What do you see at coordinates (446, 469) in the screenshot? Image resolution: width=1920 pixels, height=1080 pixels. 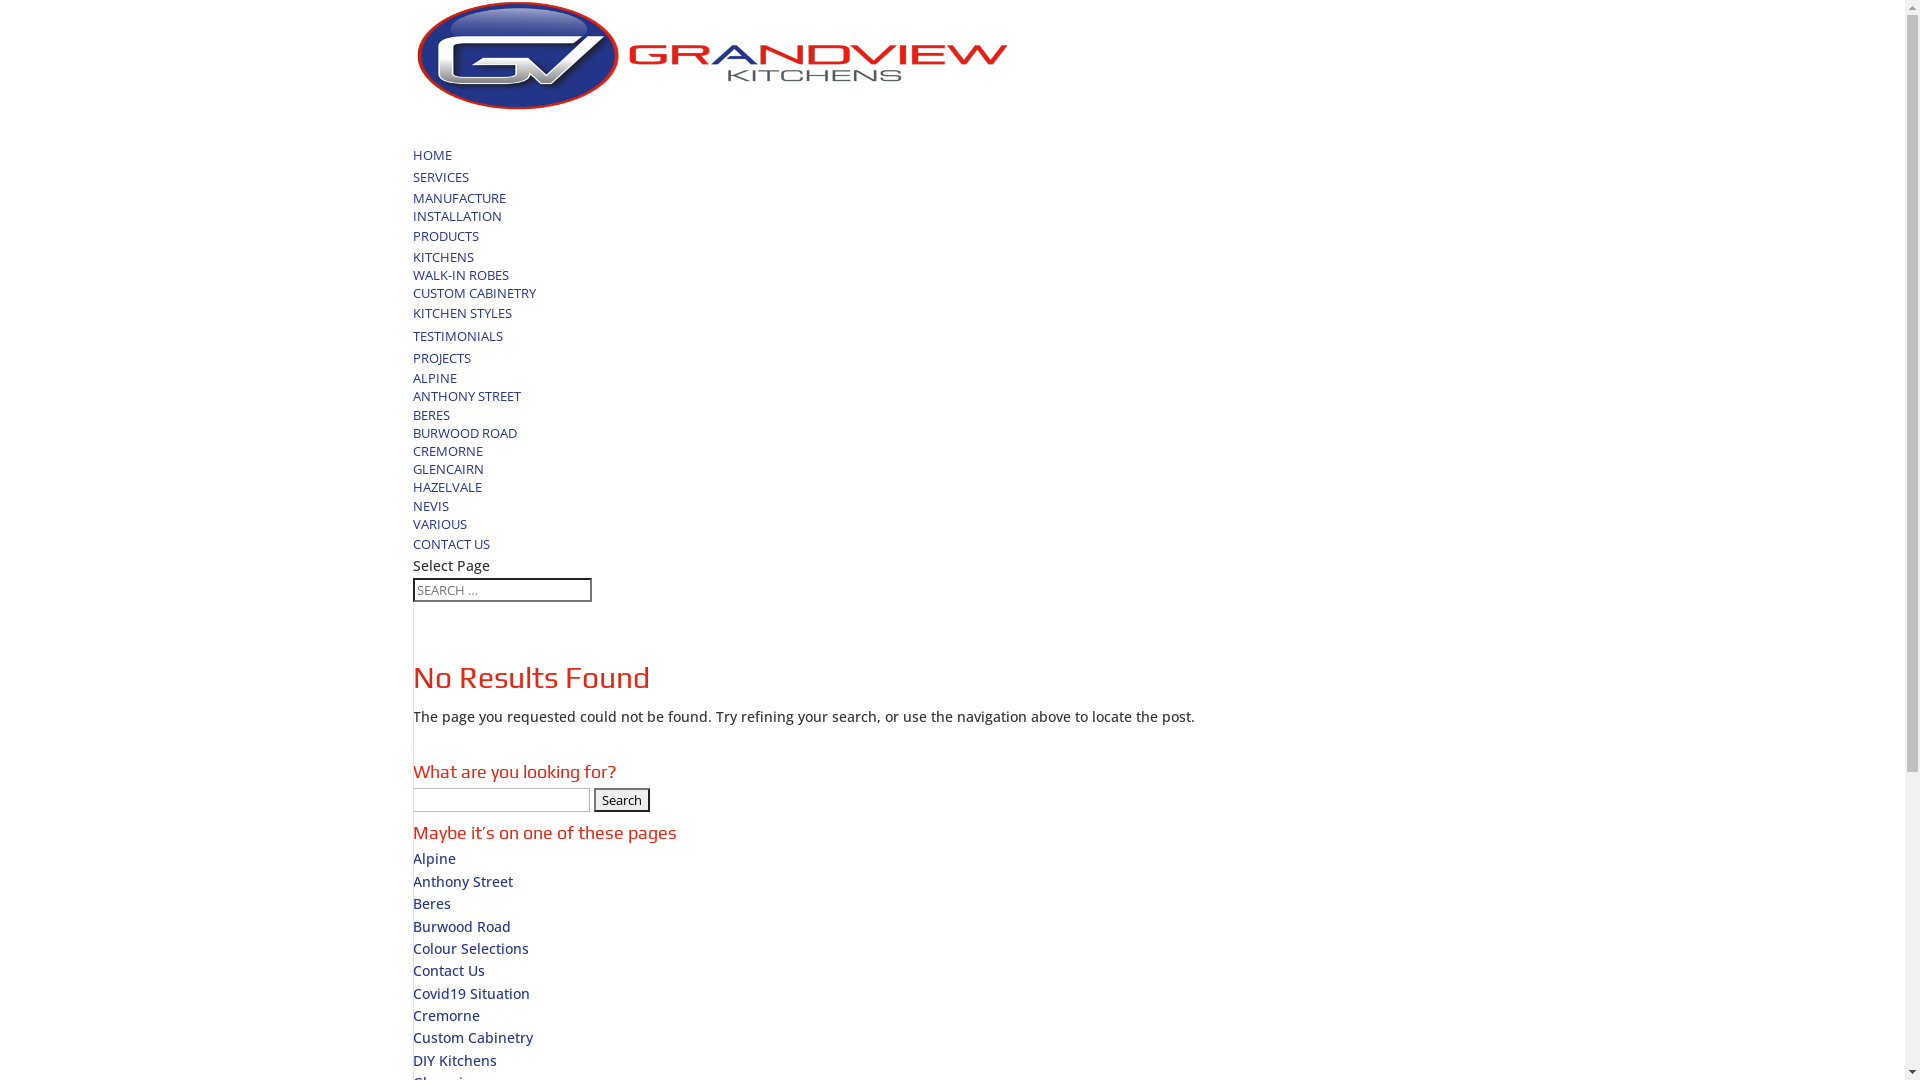 I see `'GLENCAIRN'` at bounding box center [446, 469].